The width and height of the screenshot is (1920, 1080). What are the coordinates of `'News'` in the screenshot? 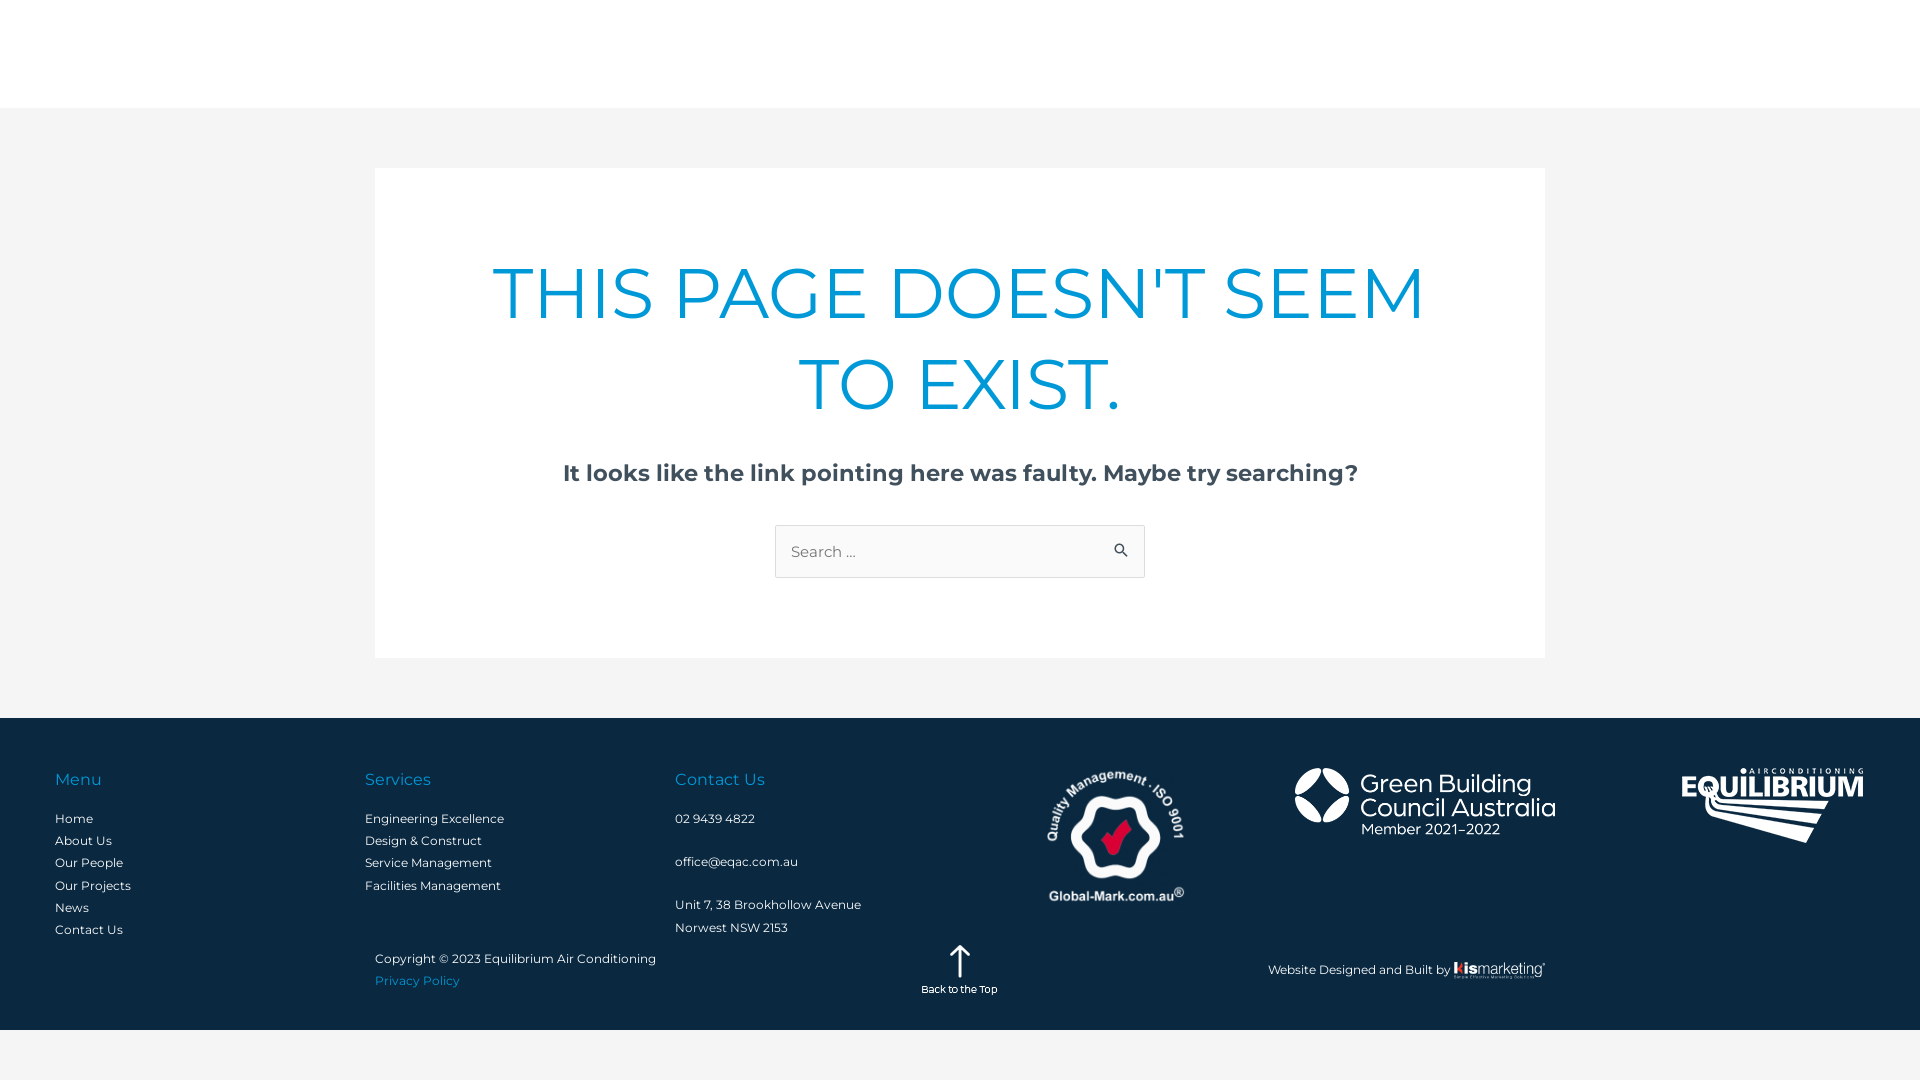 It's located at (1660, 53).